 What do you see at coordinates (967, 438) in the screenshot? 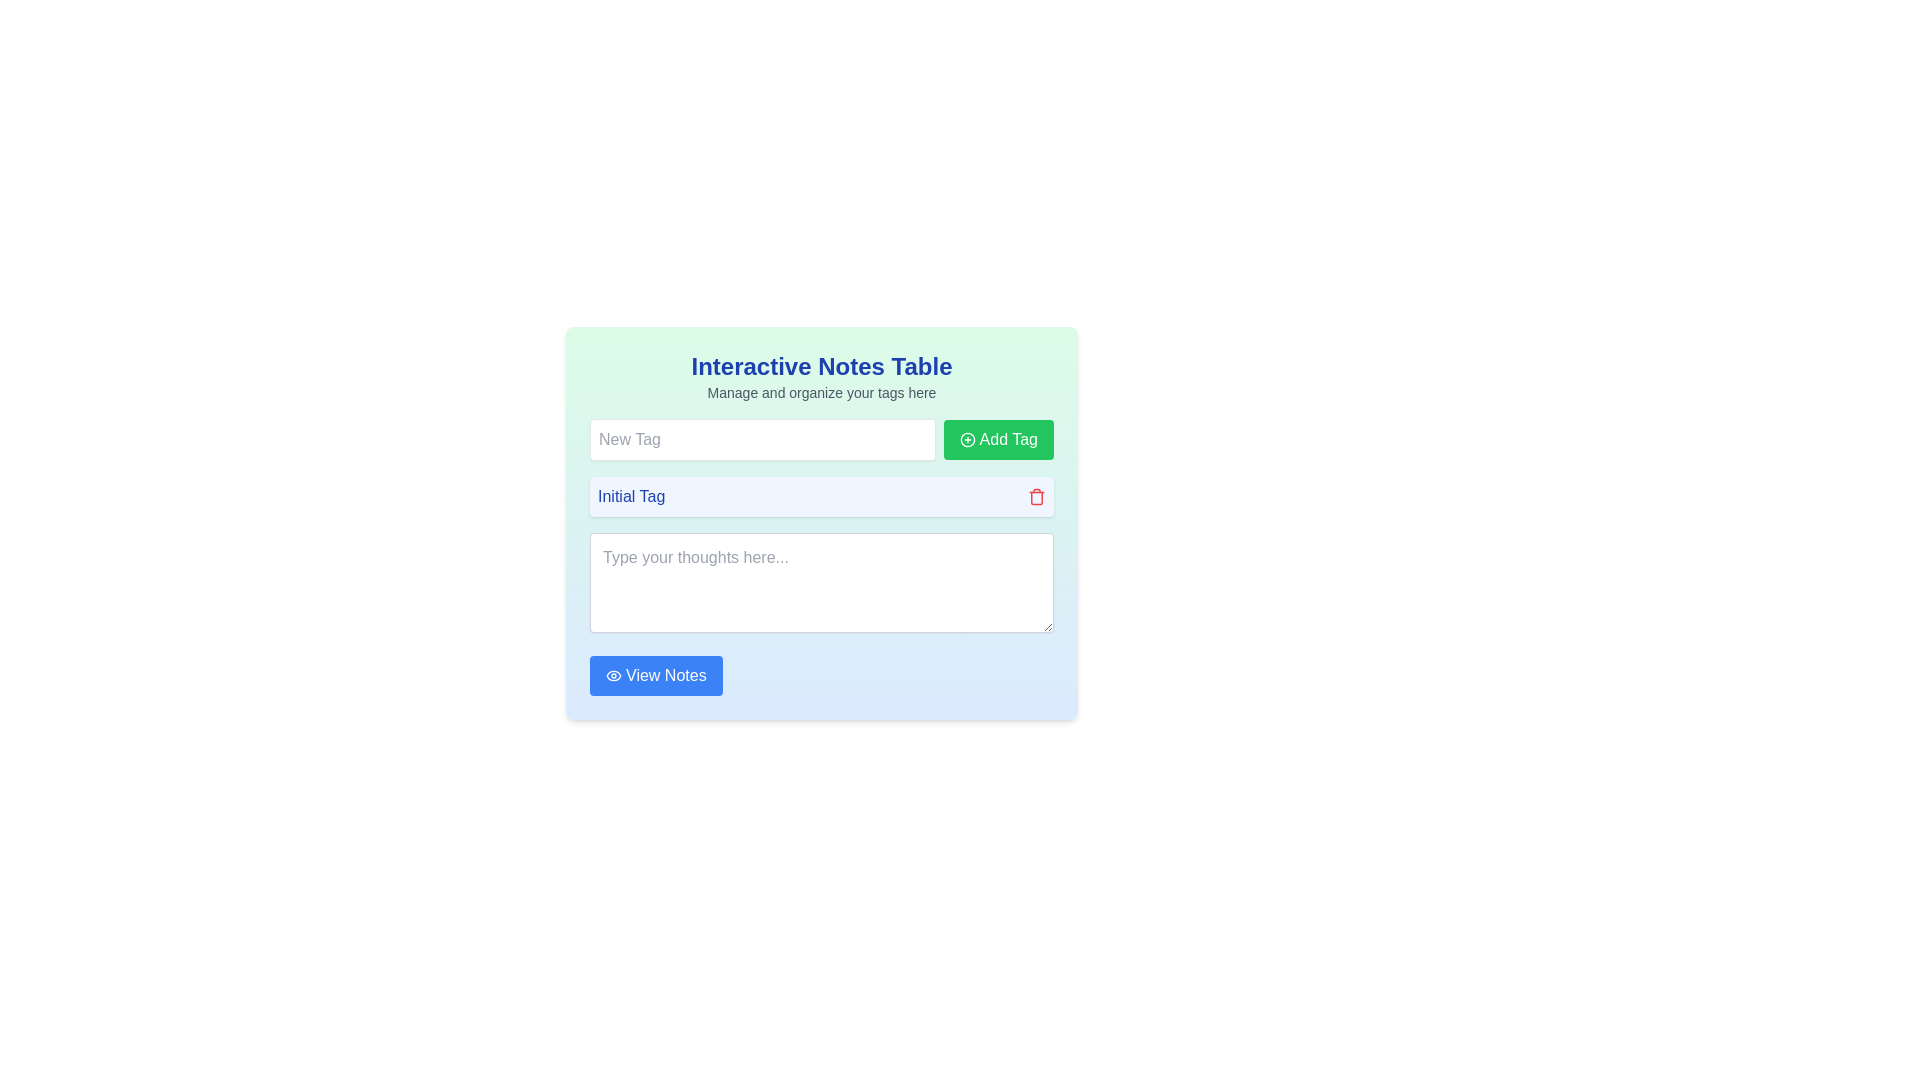
I see `the SVG icon of a circle with a plus sign inside, which is styled with a green background and white foreground elements, located within the 'Add Tag' button near the top-right corner of the interface` at bounding box center [967, 438].